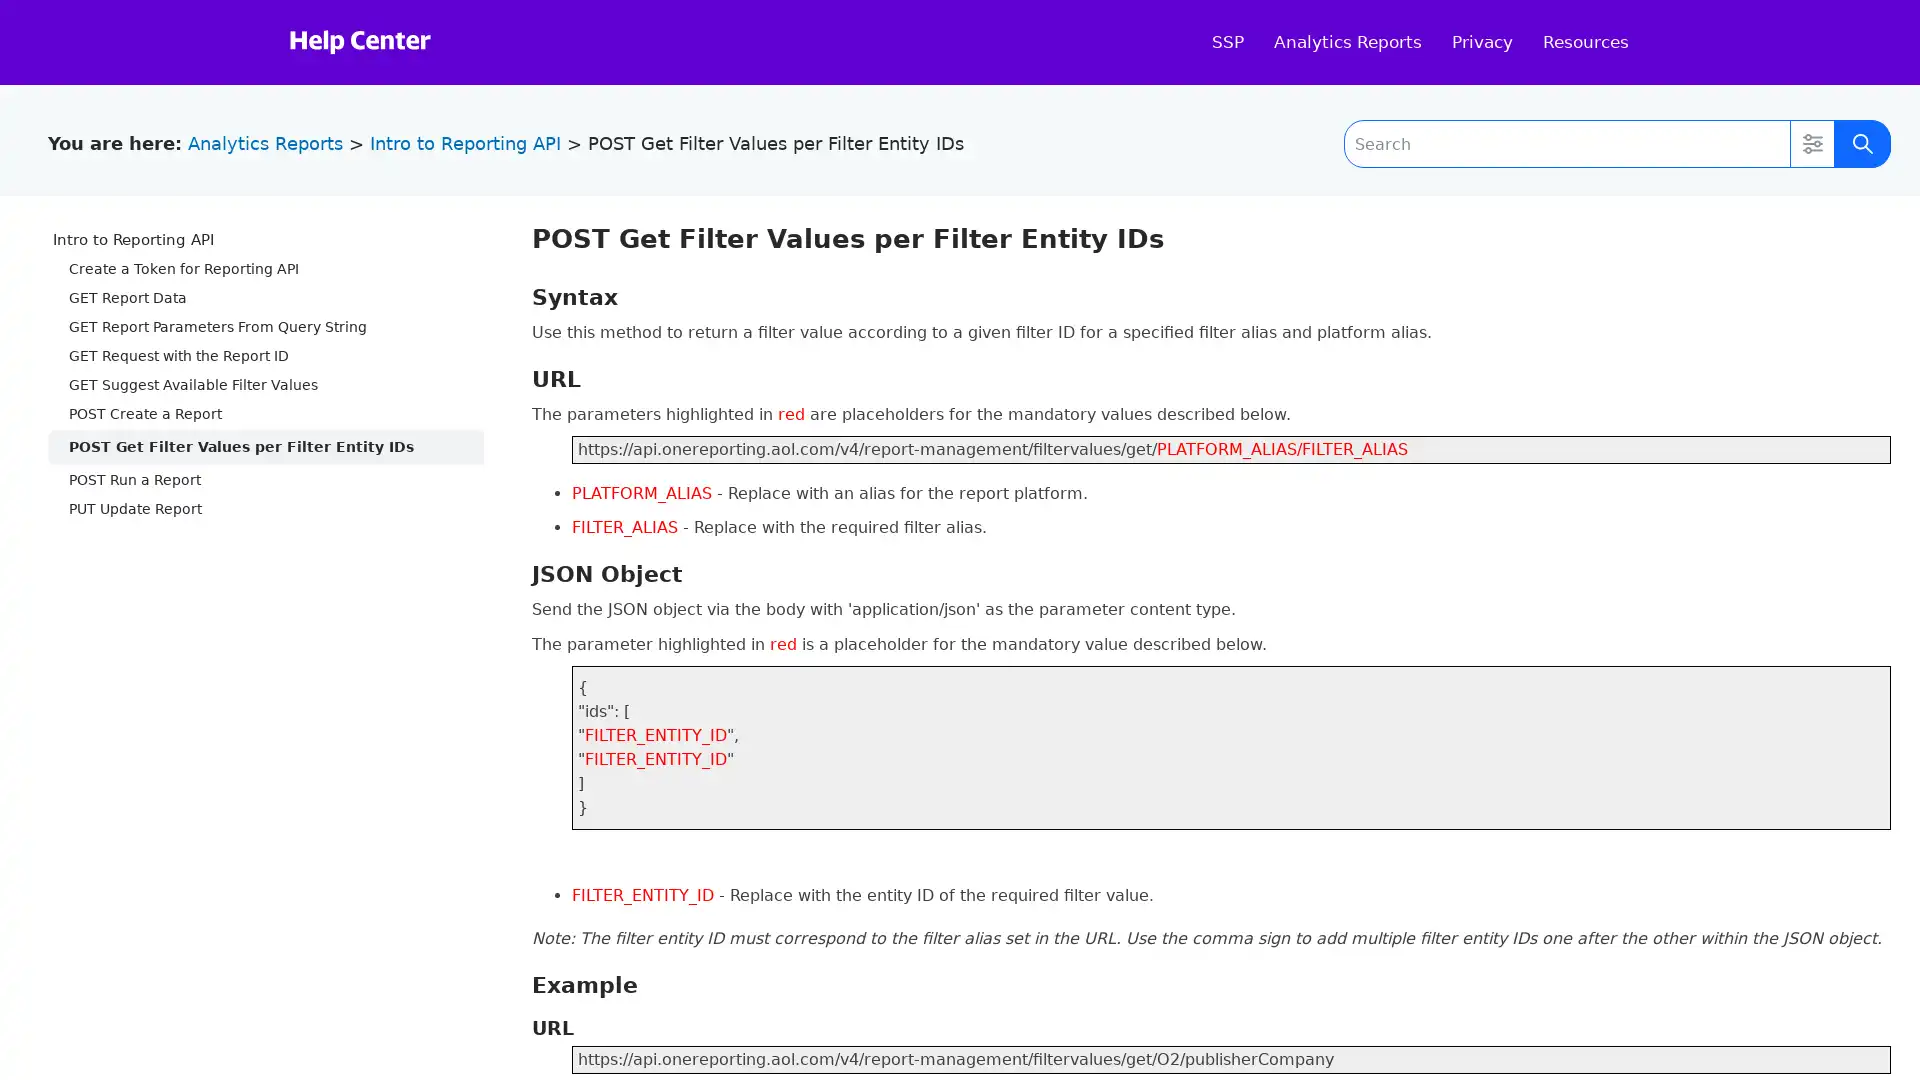  Describe the element at coordinates (1861, 142) in the screenshot. I see `Submit Search` at that location.